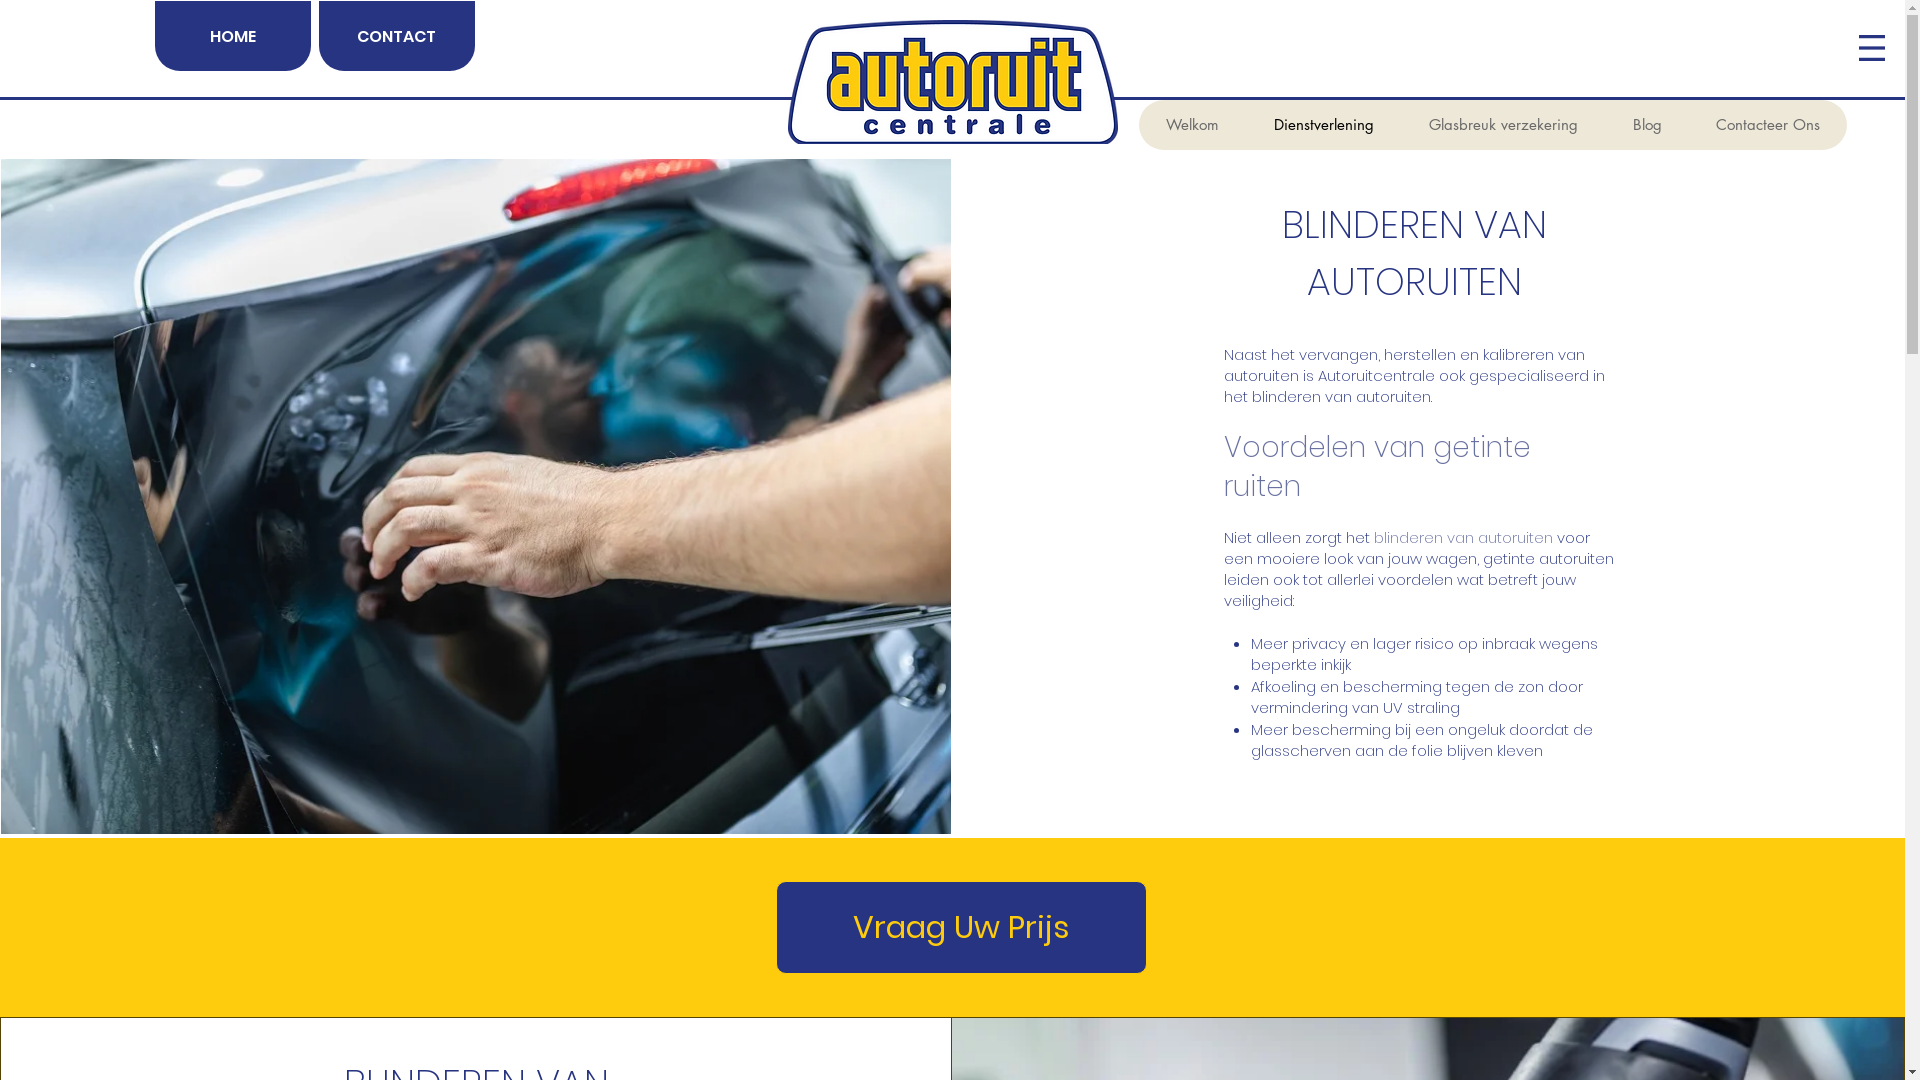 The image size is (1920, 1080). Describe the element at coordinates (1191, 124) in the screenshot. I see `'Welkom'` at that location.